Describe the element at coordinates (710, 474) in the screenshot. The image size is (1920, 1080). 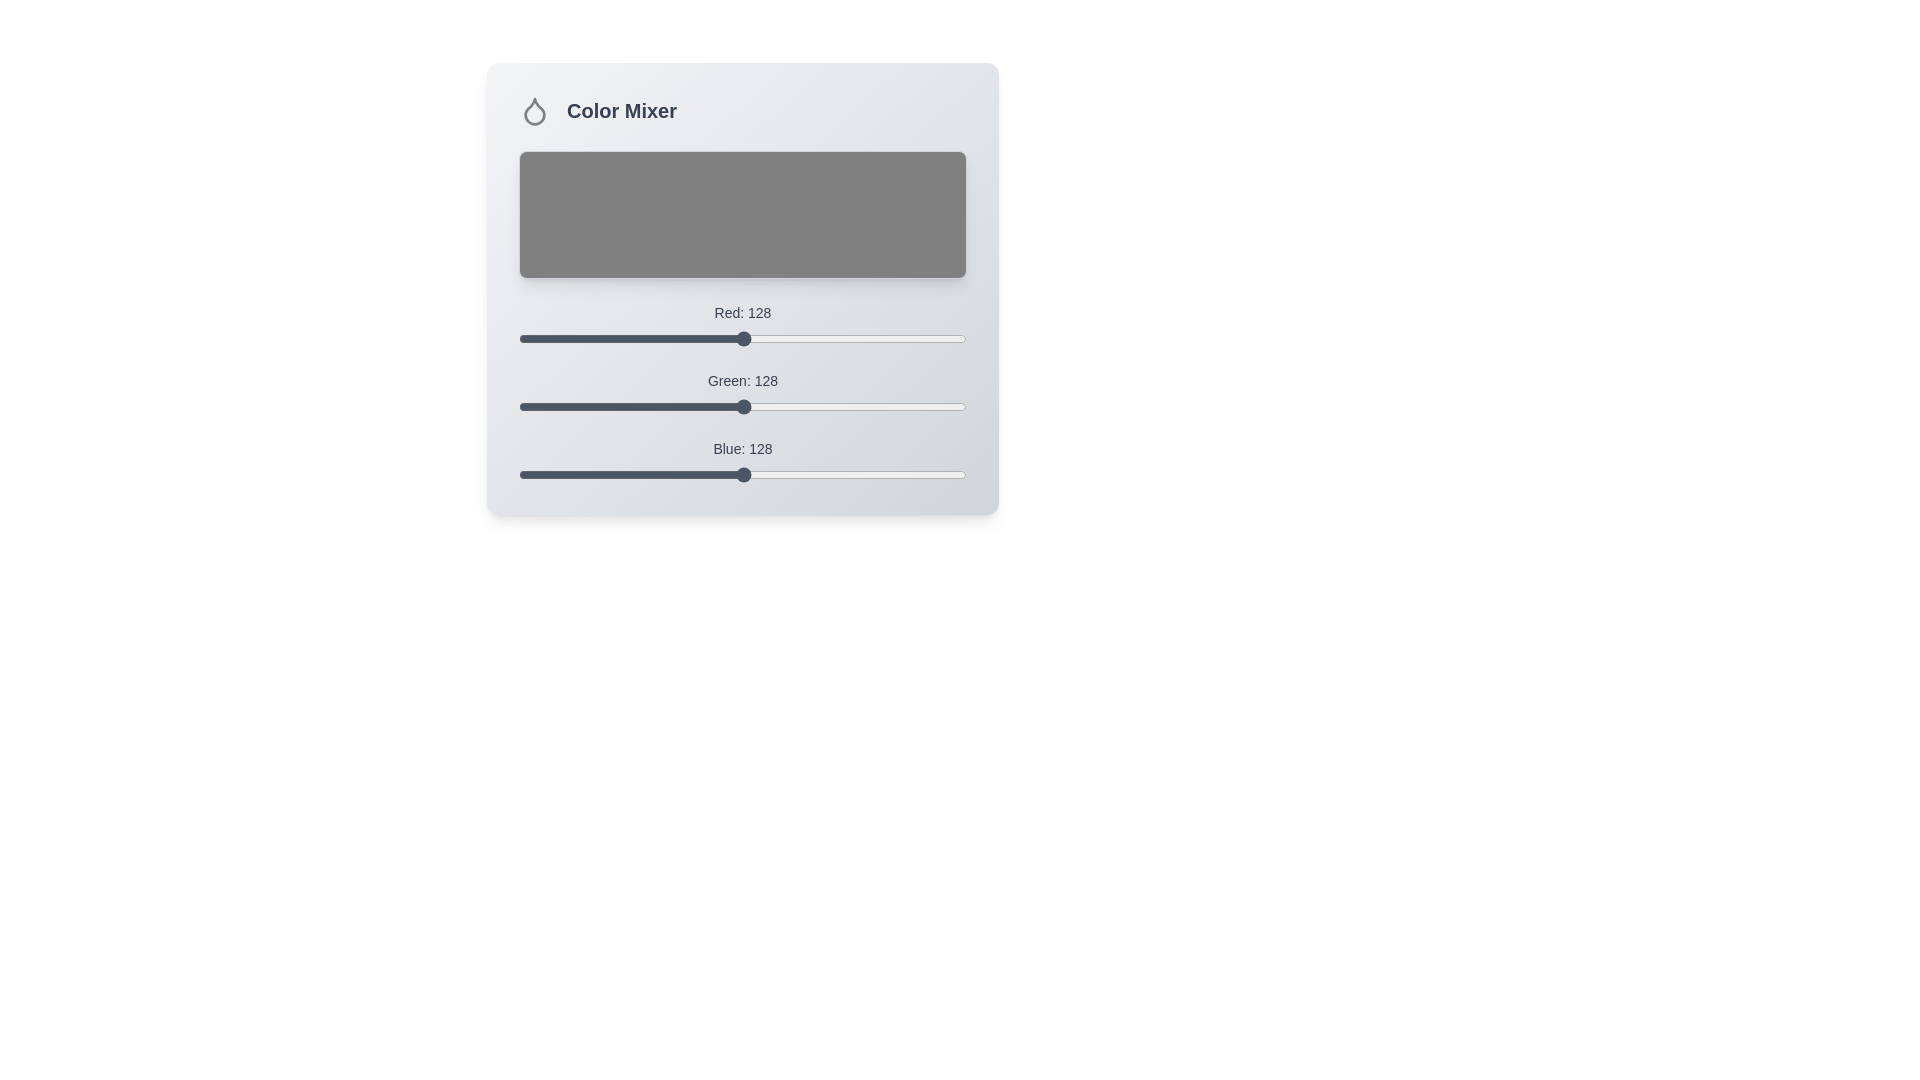
I see `the blue slider to set the blue color component to 109` at that location.